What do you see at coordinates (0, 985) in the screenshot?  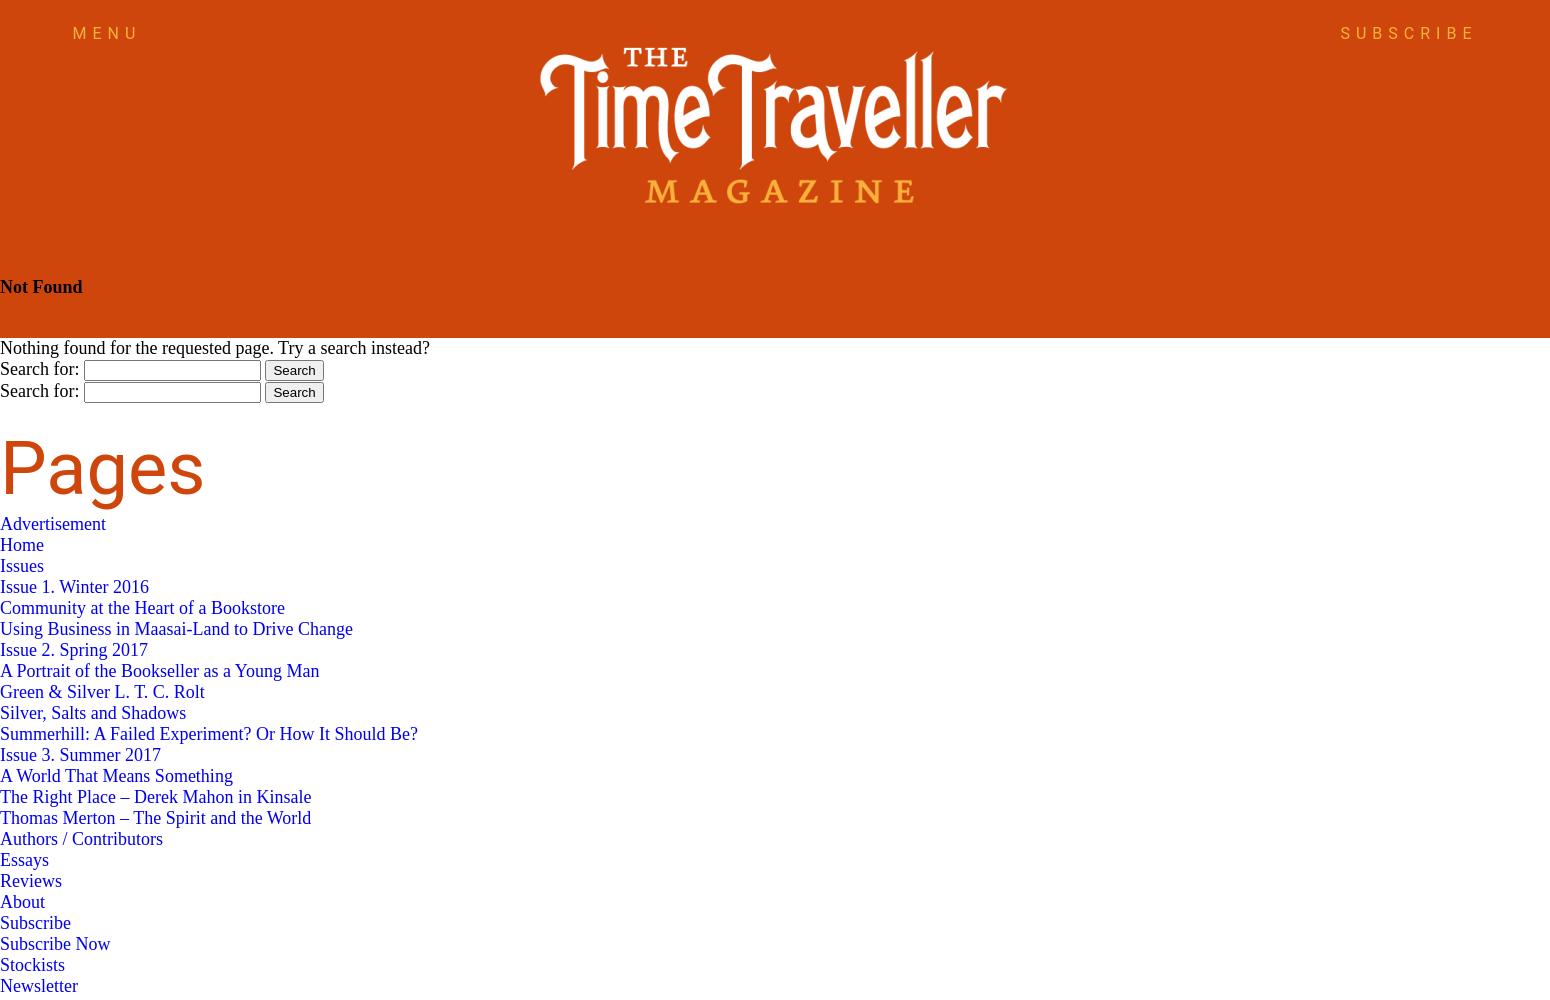 I see `'Newsletter'` at bounding box center [0, 985].